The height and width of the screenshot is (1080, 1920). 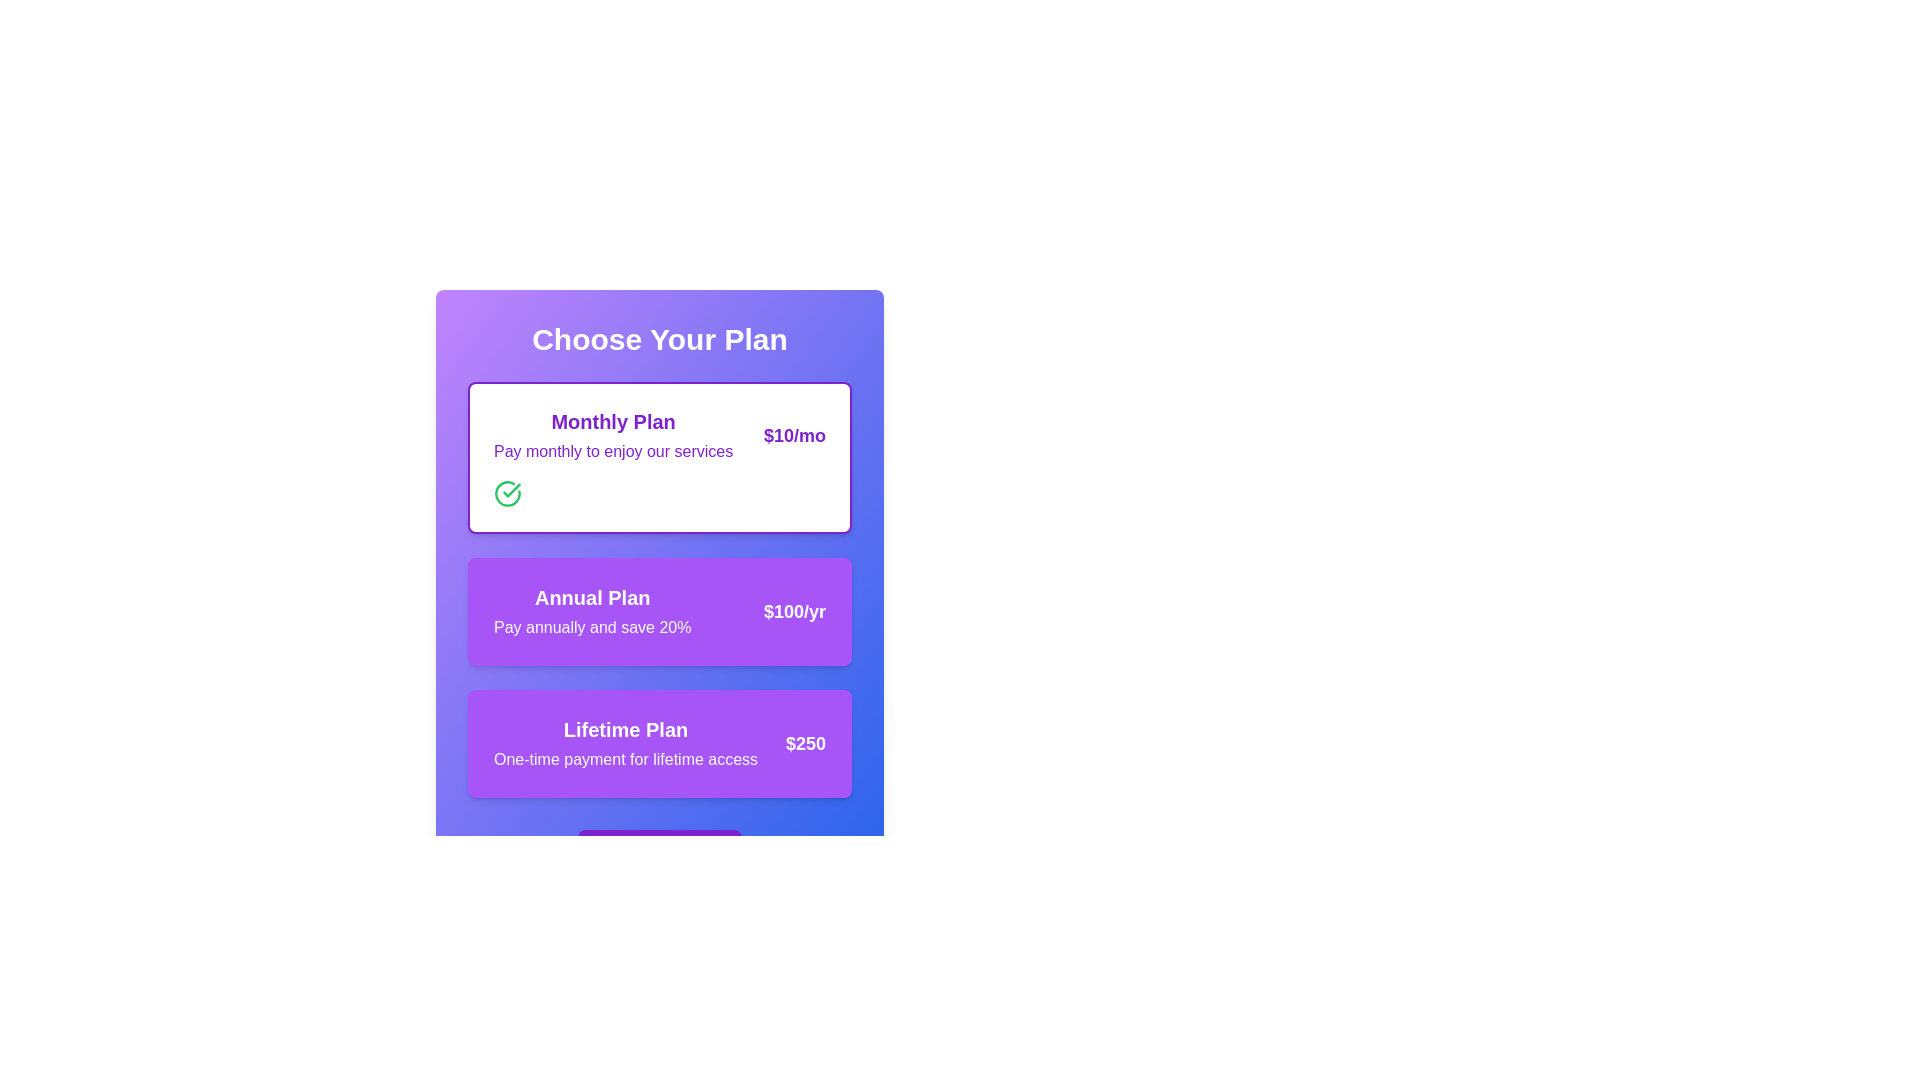 What do you see at coordinates (625, 729) in the screenshot?
I see `the text label displaying 'Lifetime Plan', which is prominently styled with white text on a purple background within a card structure` at bounding box center [625, 729].